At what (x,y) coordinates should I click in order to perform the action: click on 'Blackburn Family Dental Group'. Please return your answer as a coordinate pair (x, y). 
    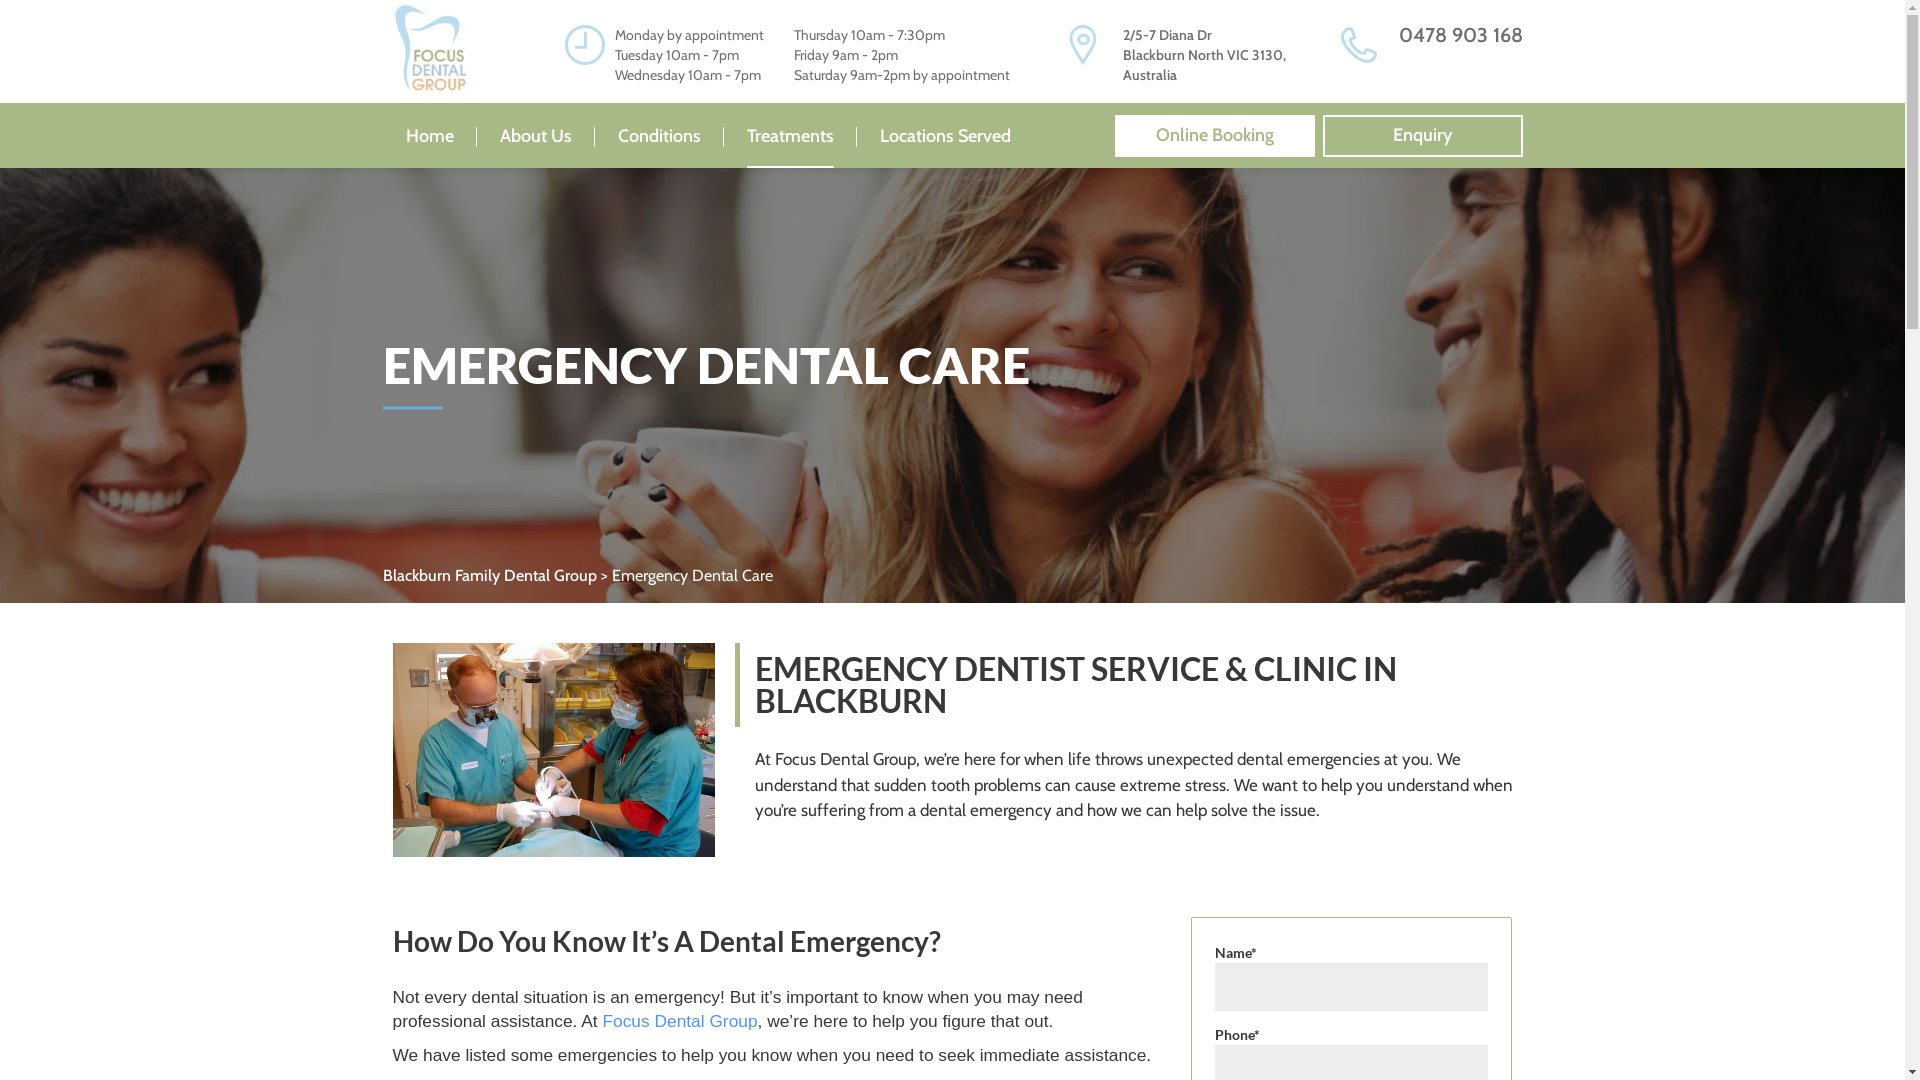
    Looking at the image, I should click on (489, 575).